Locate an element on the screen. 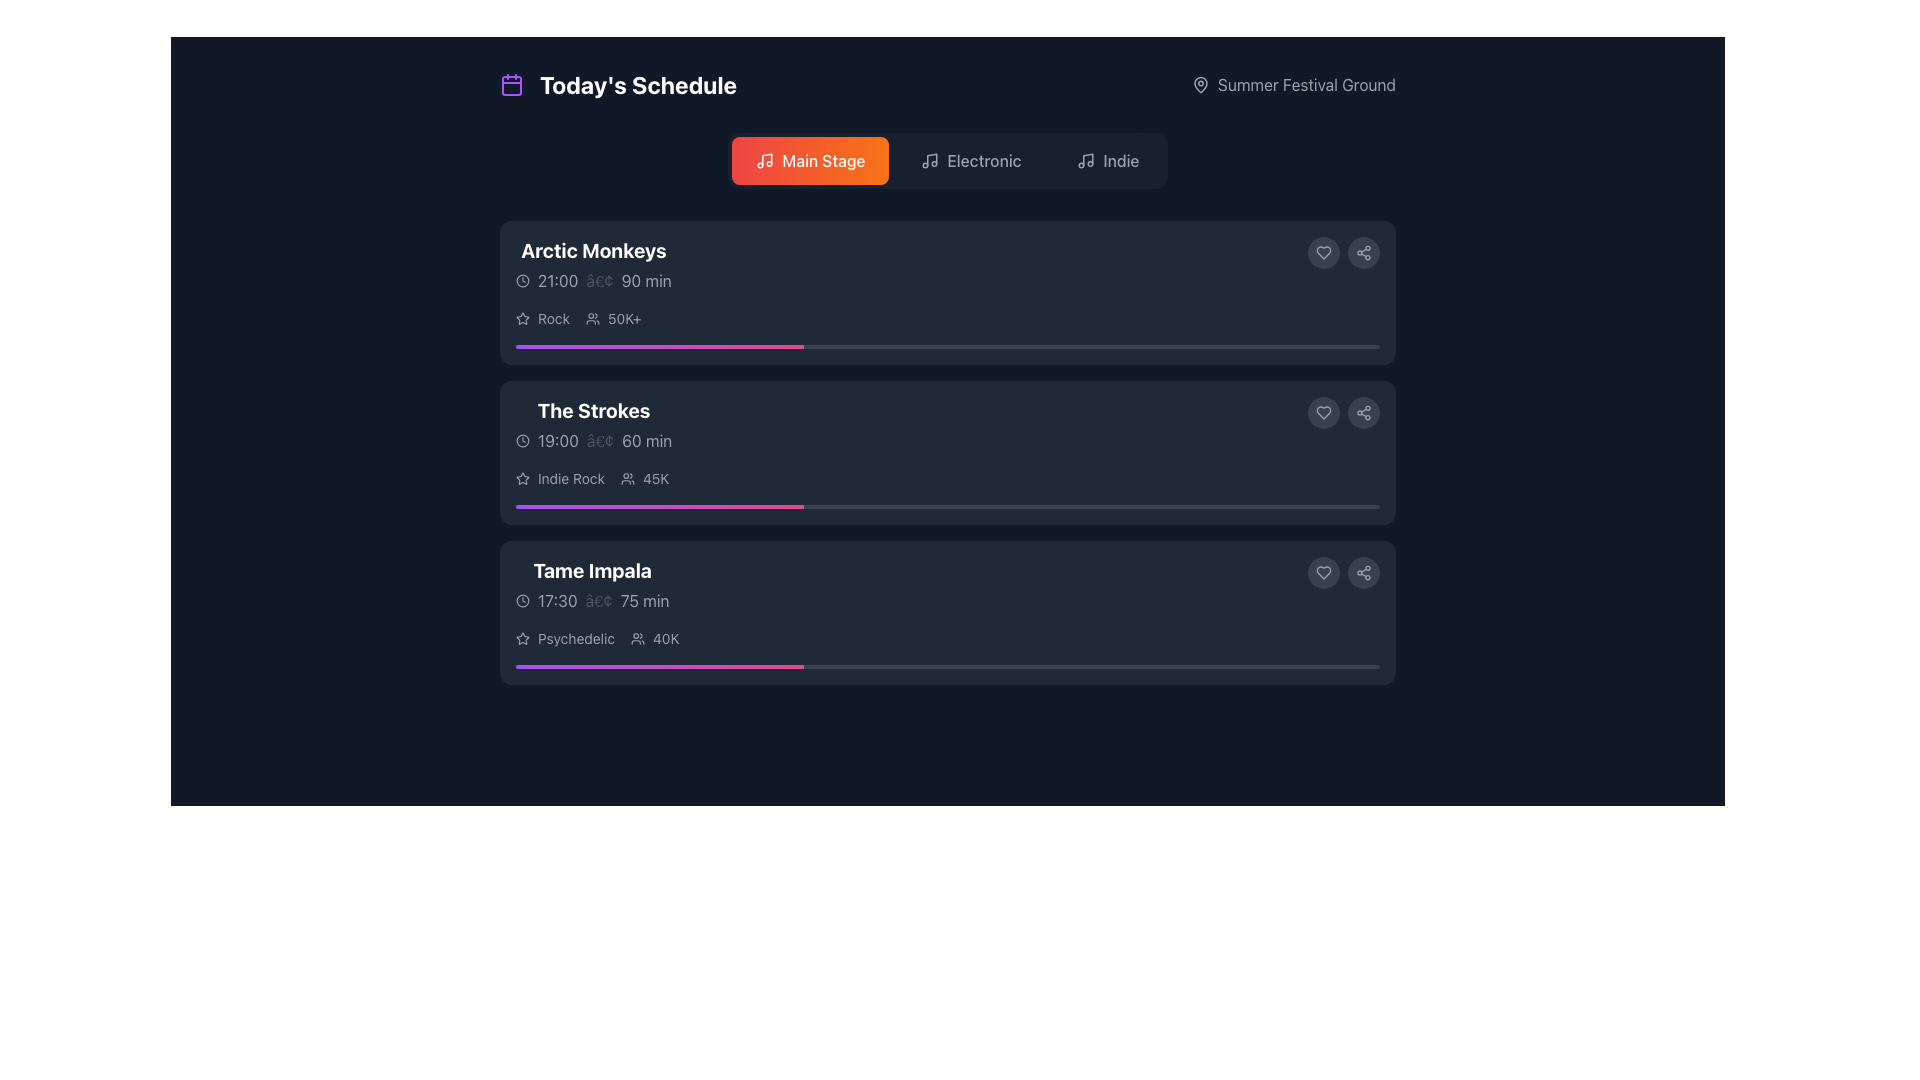  the 'Indie' option button located in the horizontal row of buttons near the top center of the interface, to the right of 'Electronic' and left of an empty space, which categorizes content related to 'Indie' is located at coordinates (1121, 160).